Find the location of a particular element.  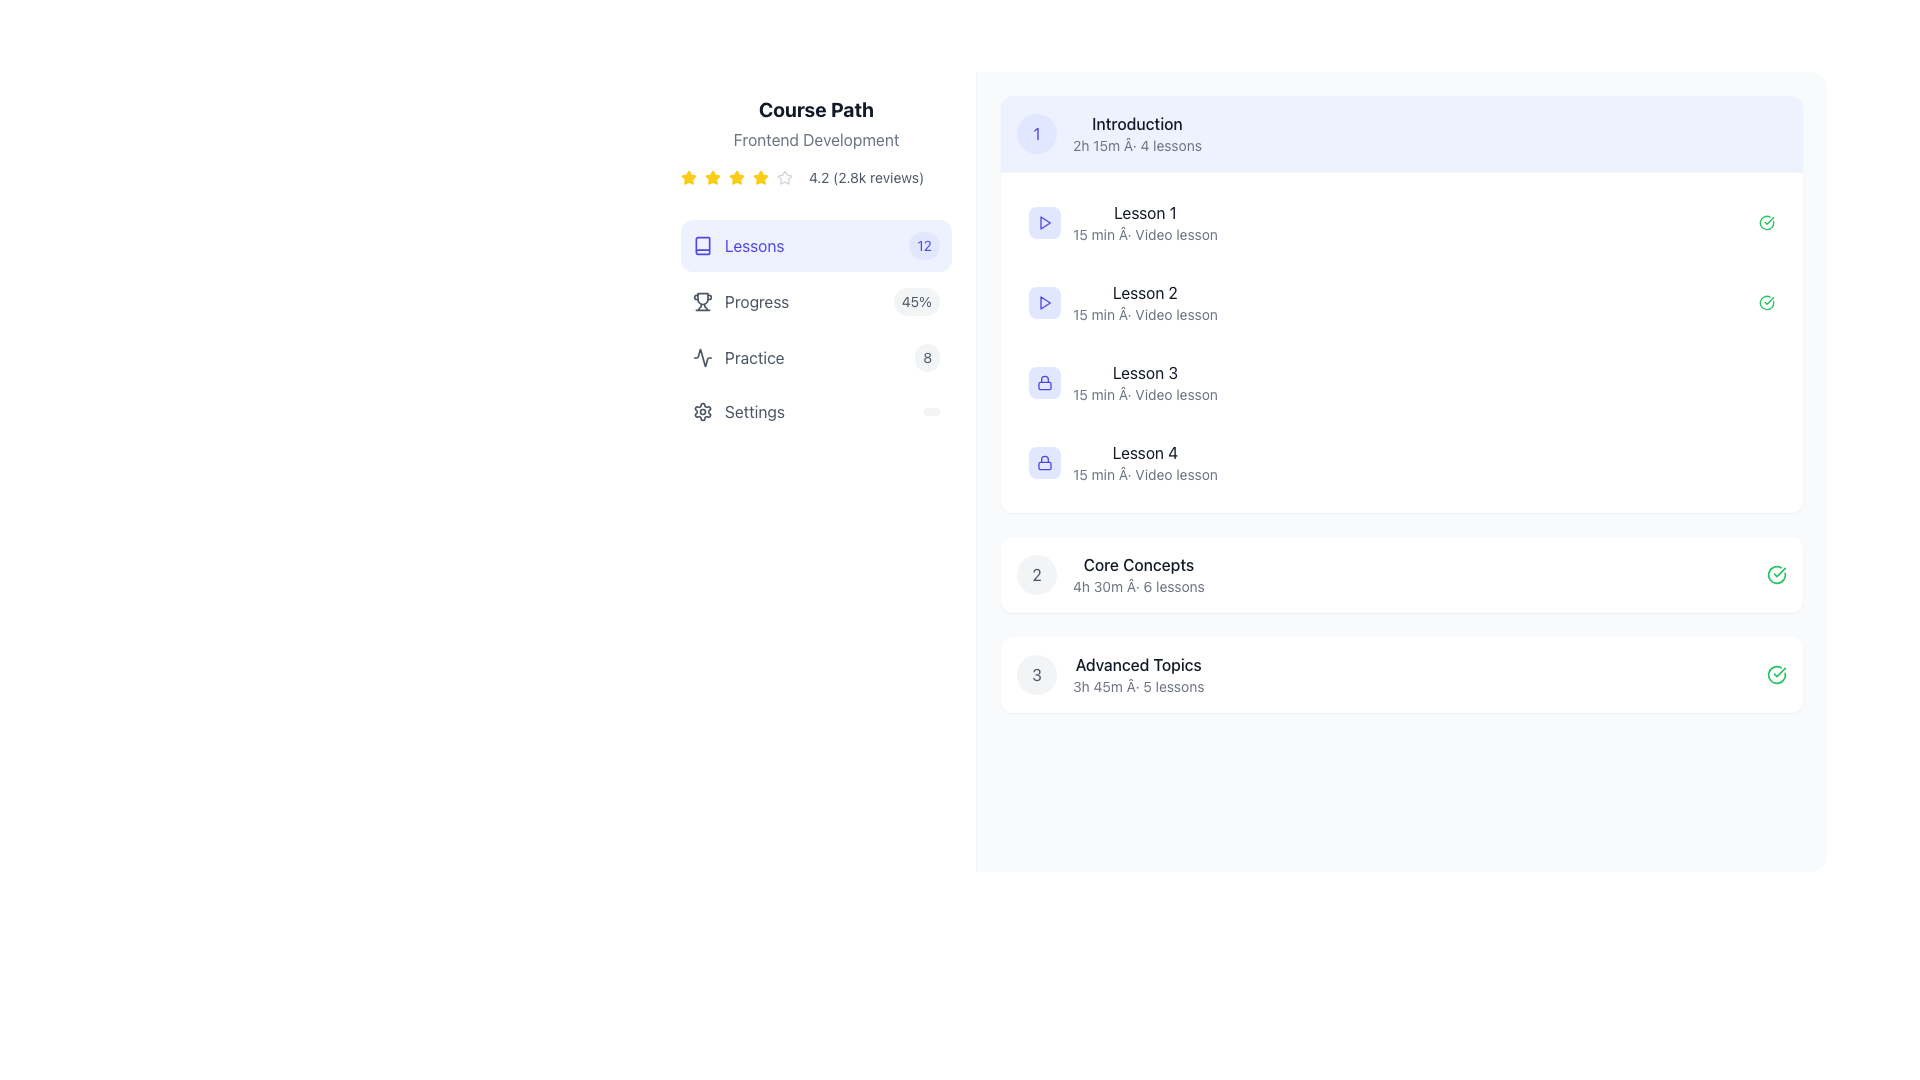

the triangle-shaped play icon located beside 'Lesson 2' in the list of lessons, which is the second icon among the lesson entries is located at coordinates (1044, 303).